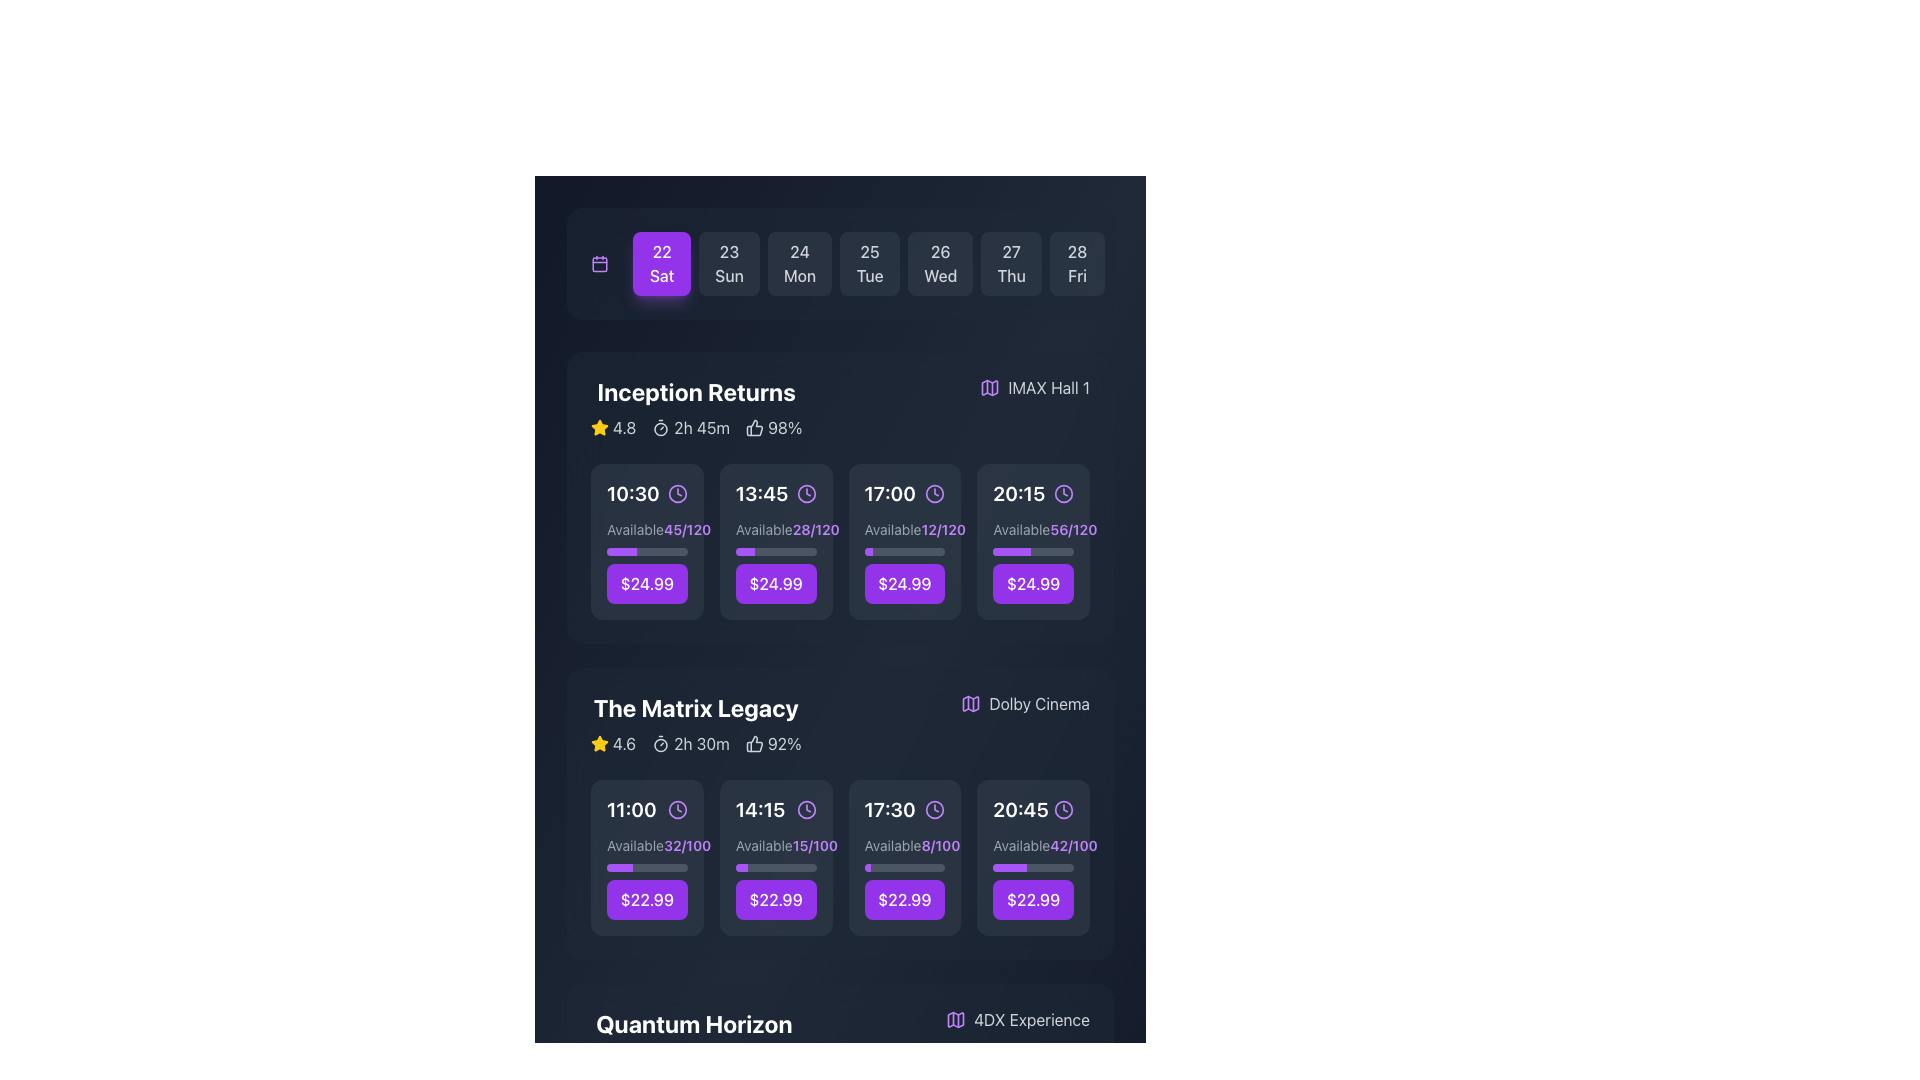 The height and width of the screenshot is (1080, 1920). Describe the element at coordinates (618, 866) in the screenshot. I see `visual representation of the filled segment of the progress bar located under the time slot '11:00' in 'The Matrix Legacy' section, which indicates 32% progress` at that location.